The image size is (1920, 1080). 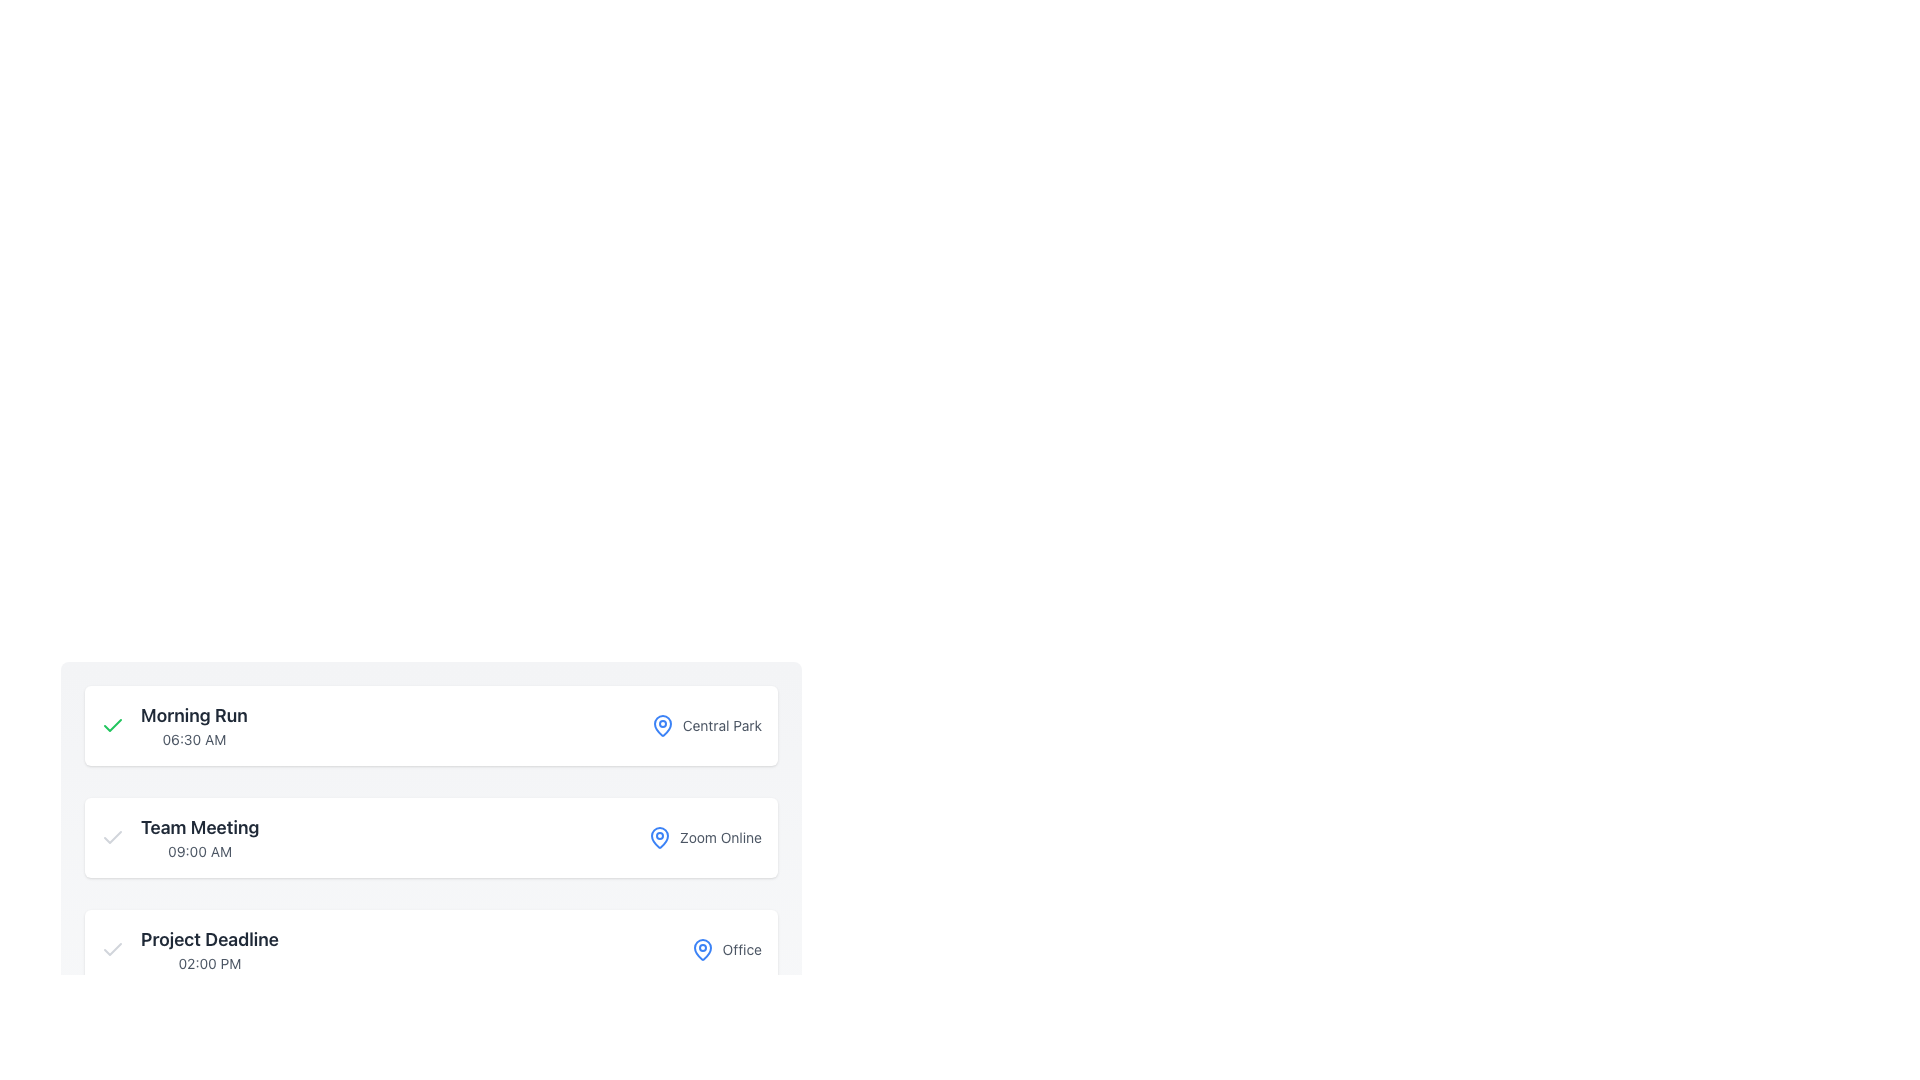 What do you see at coordinates (189, 948) in the screenshot?
I see `the scheduled event element displaying 'Project Deadline' and '02:00 PM' in the third card of the event list` at bounding box center [189, 948].